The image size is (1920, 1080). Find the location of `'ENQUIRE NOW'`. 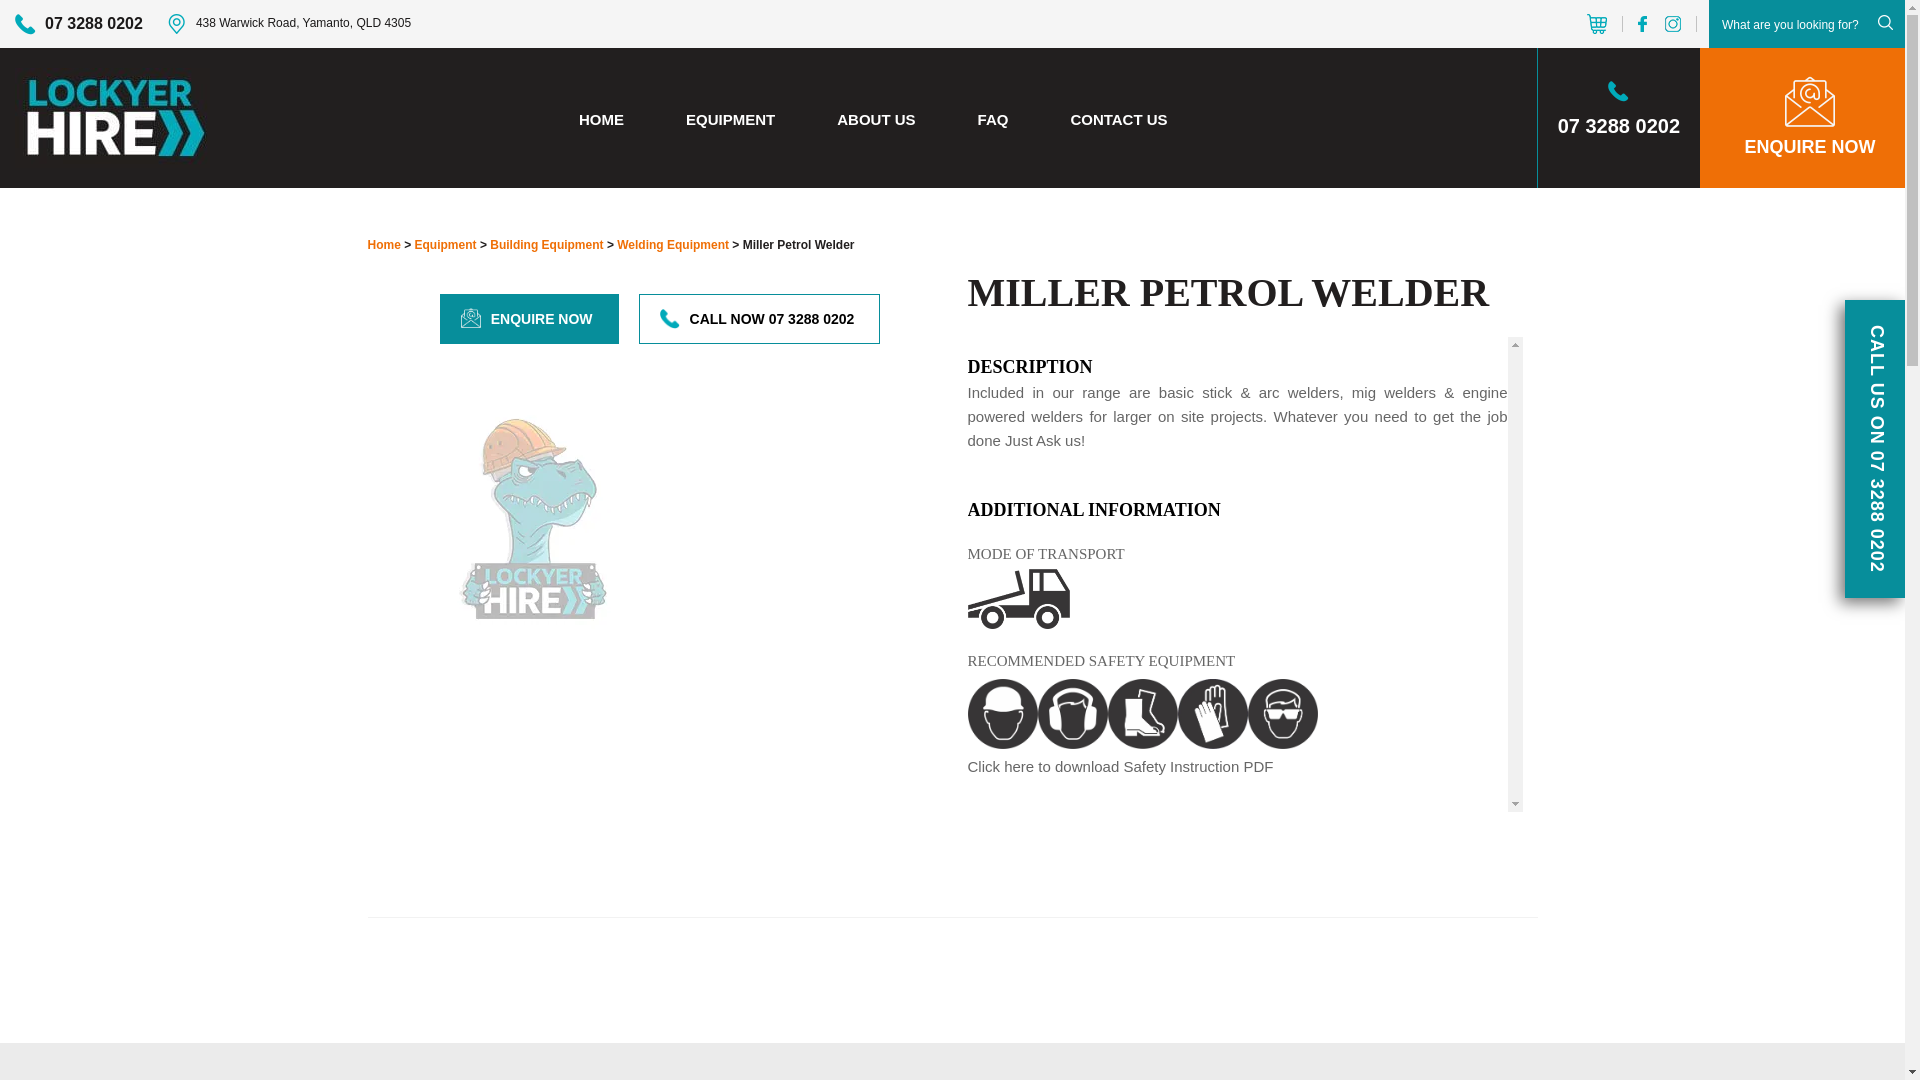

'ENQUIRE NOW' is located at coordinates (529, 318).